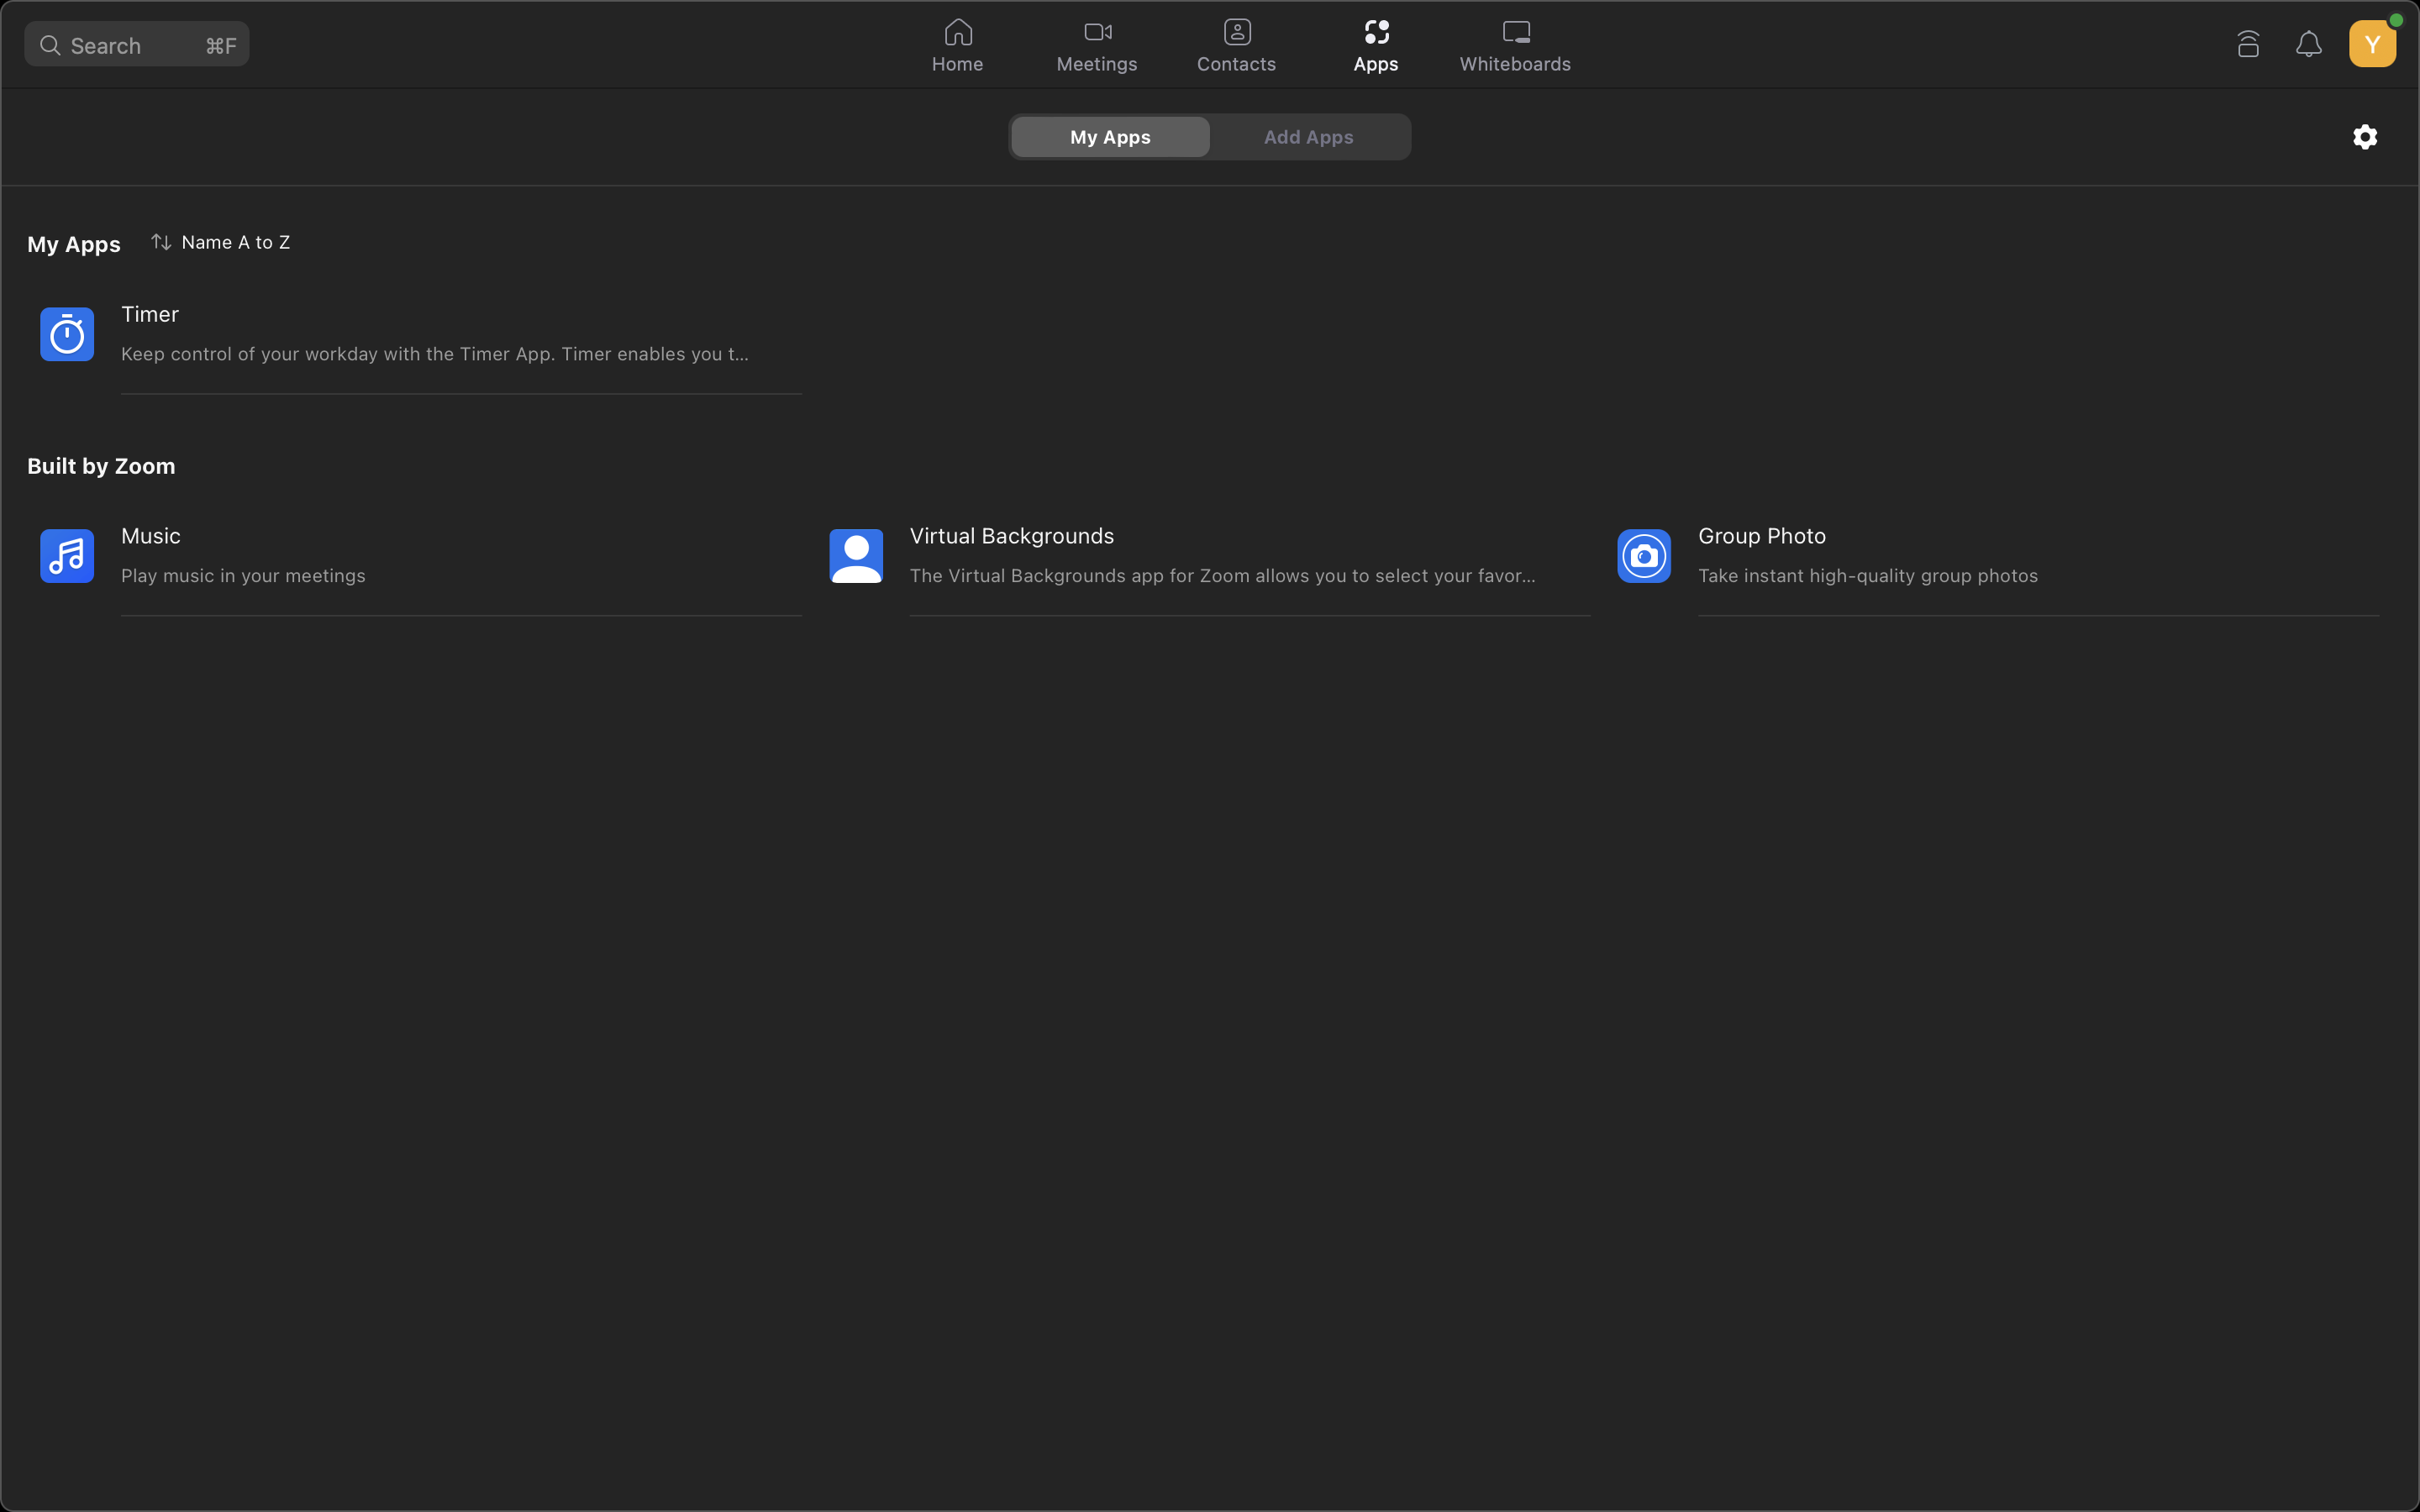  Describe the element at coordinates (390, 333) in the screenshot. I see `the timer software` at that location.